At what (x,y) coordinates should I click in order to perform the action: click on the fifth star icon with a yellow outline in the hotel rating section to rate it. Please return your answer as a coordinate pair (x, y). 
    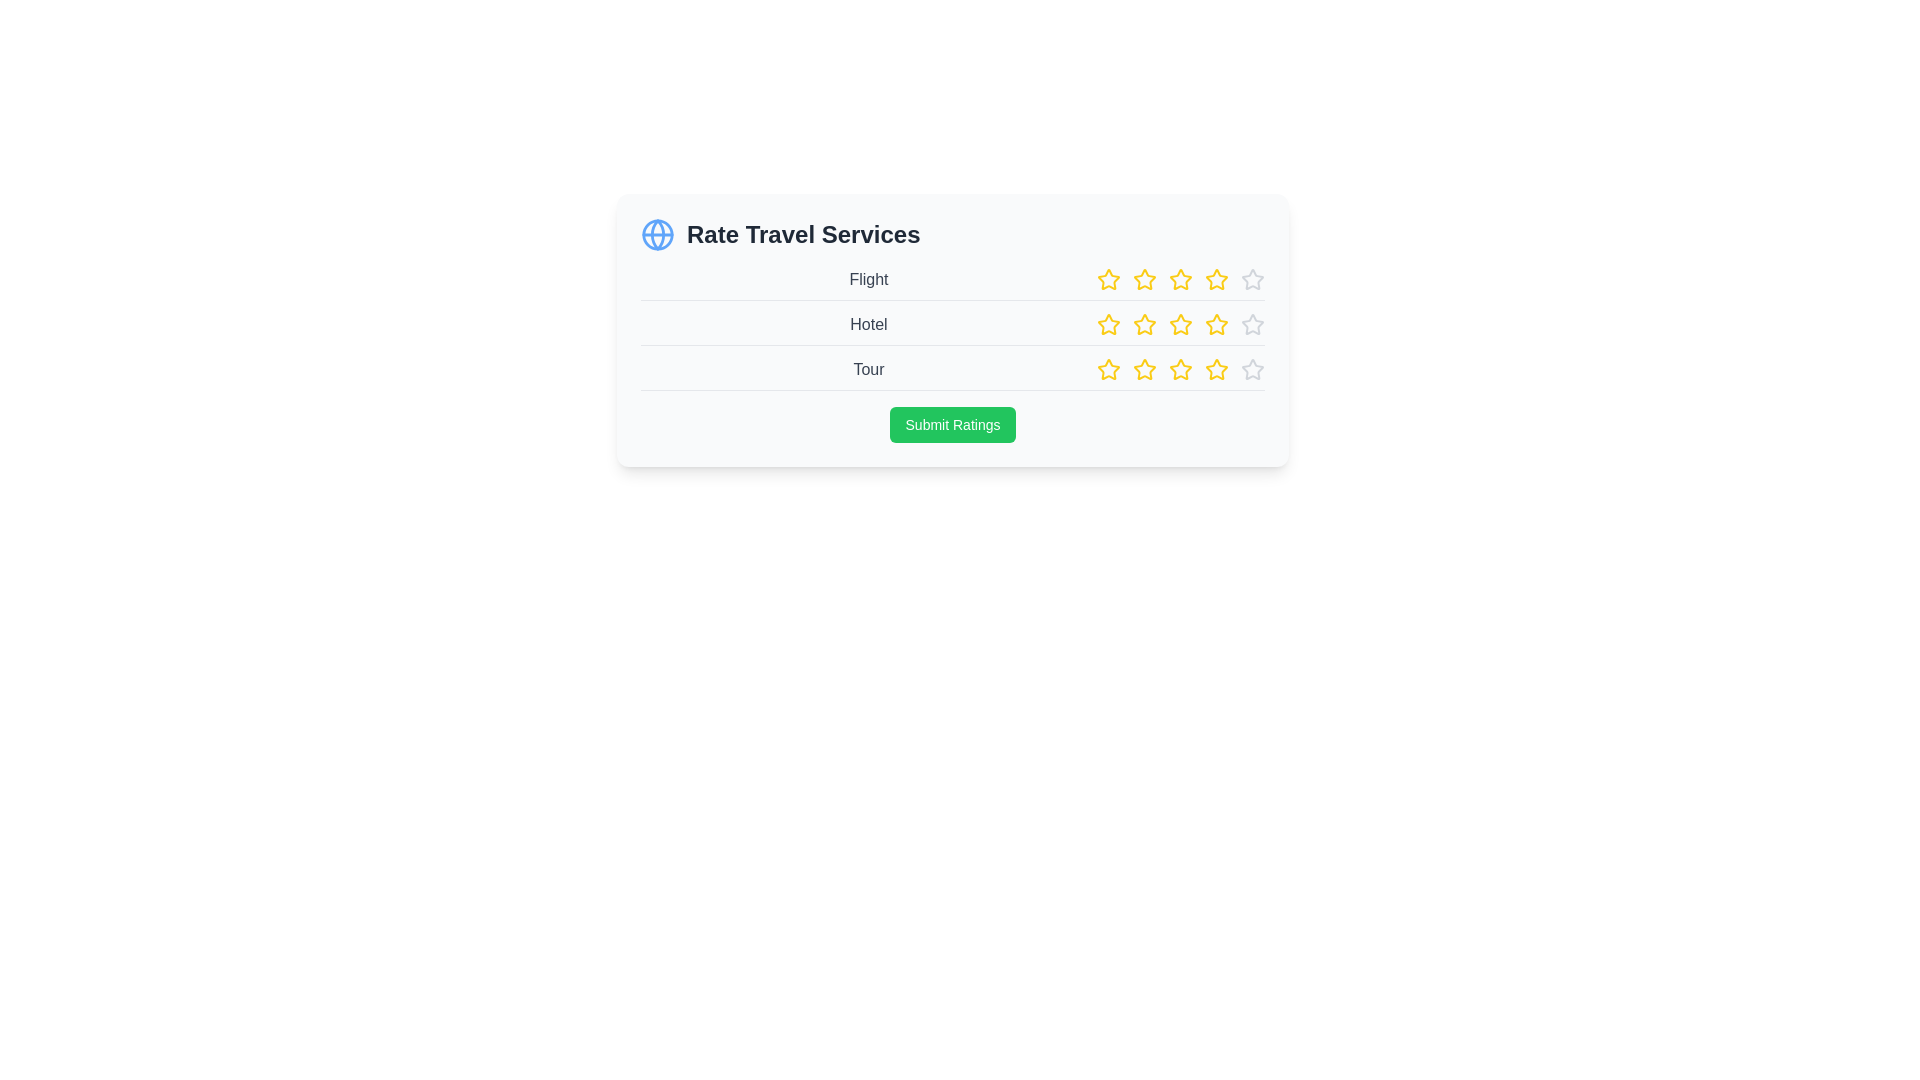
    Looking at the image, I should click on (1216, 323).